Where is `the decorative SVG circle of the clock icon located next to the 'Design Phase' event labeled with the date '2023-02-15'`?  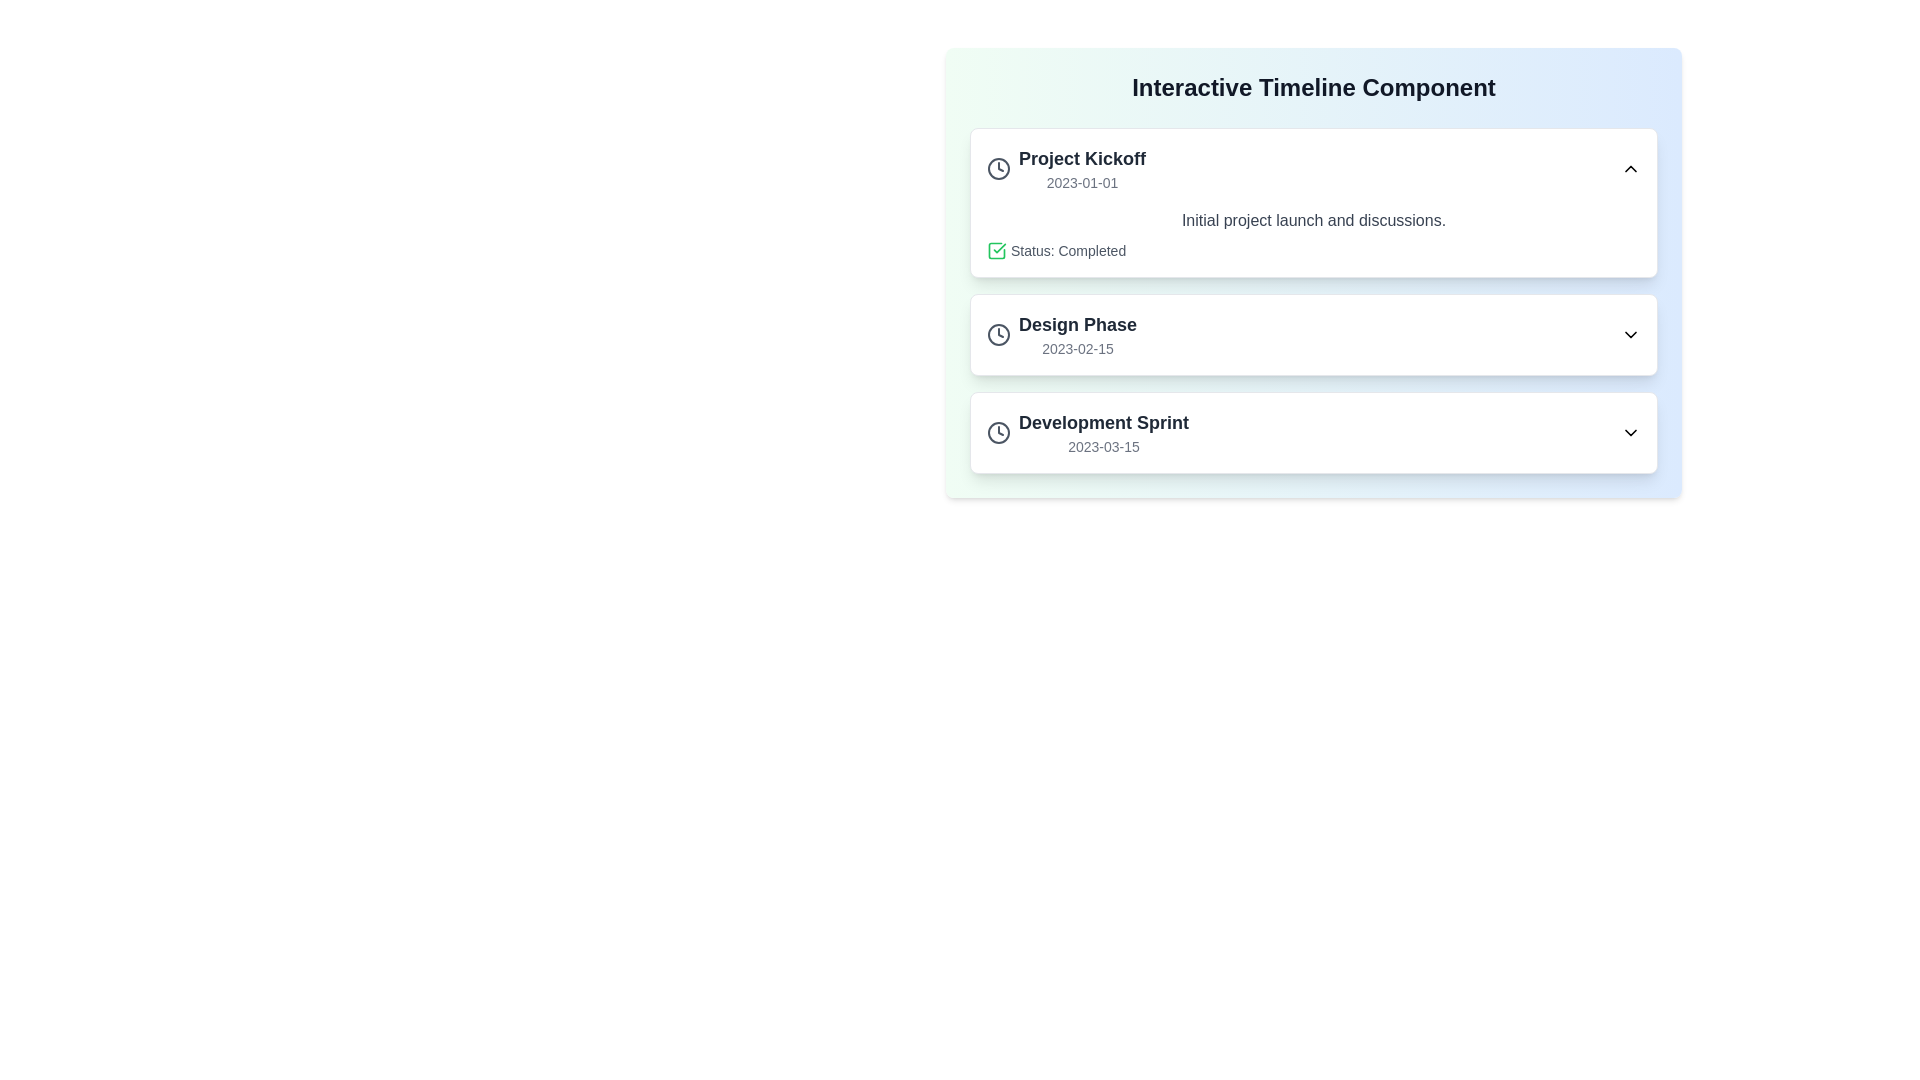 the decorative SVG circle of the clock icon located next to the 'Design Phase' event labeled with the date '2023-02-15' is located at coordinates (998, 334).